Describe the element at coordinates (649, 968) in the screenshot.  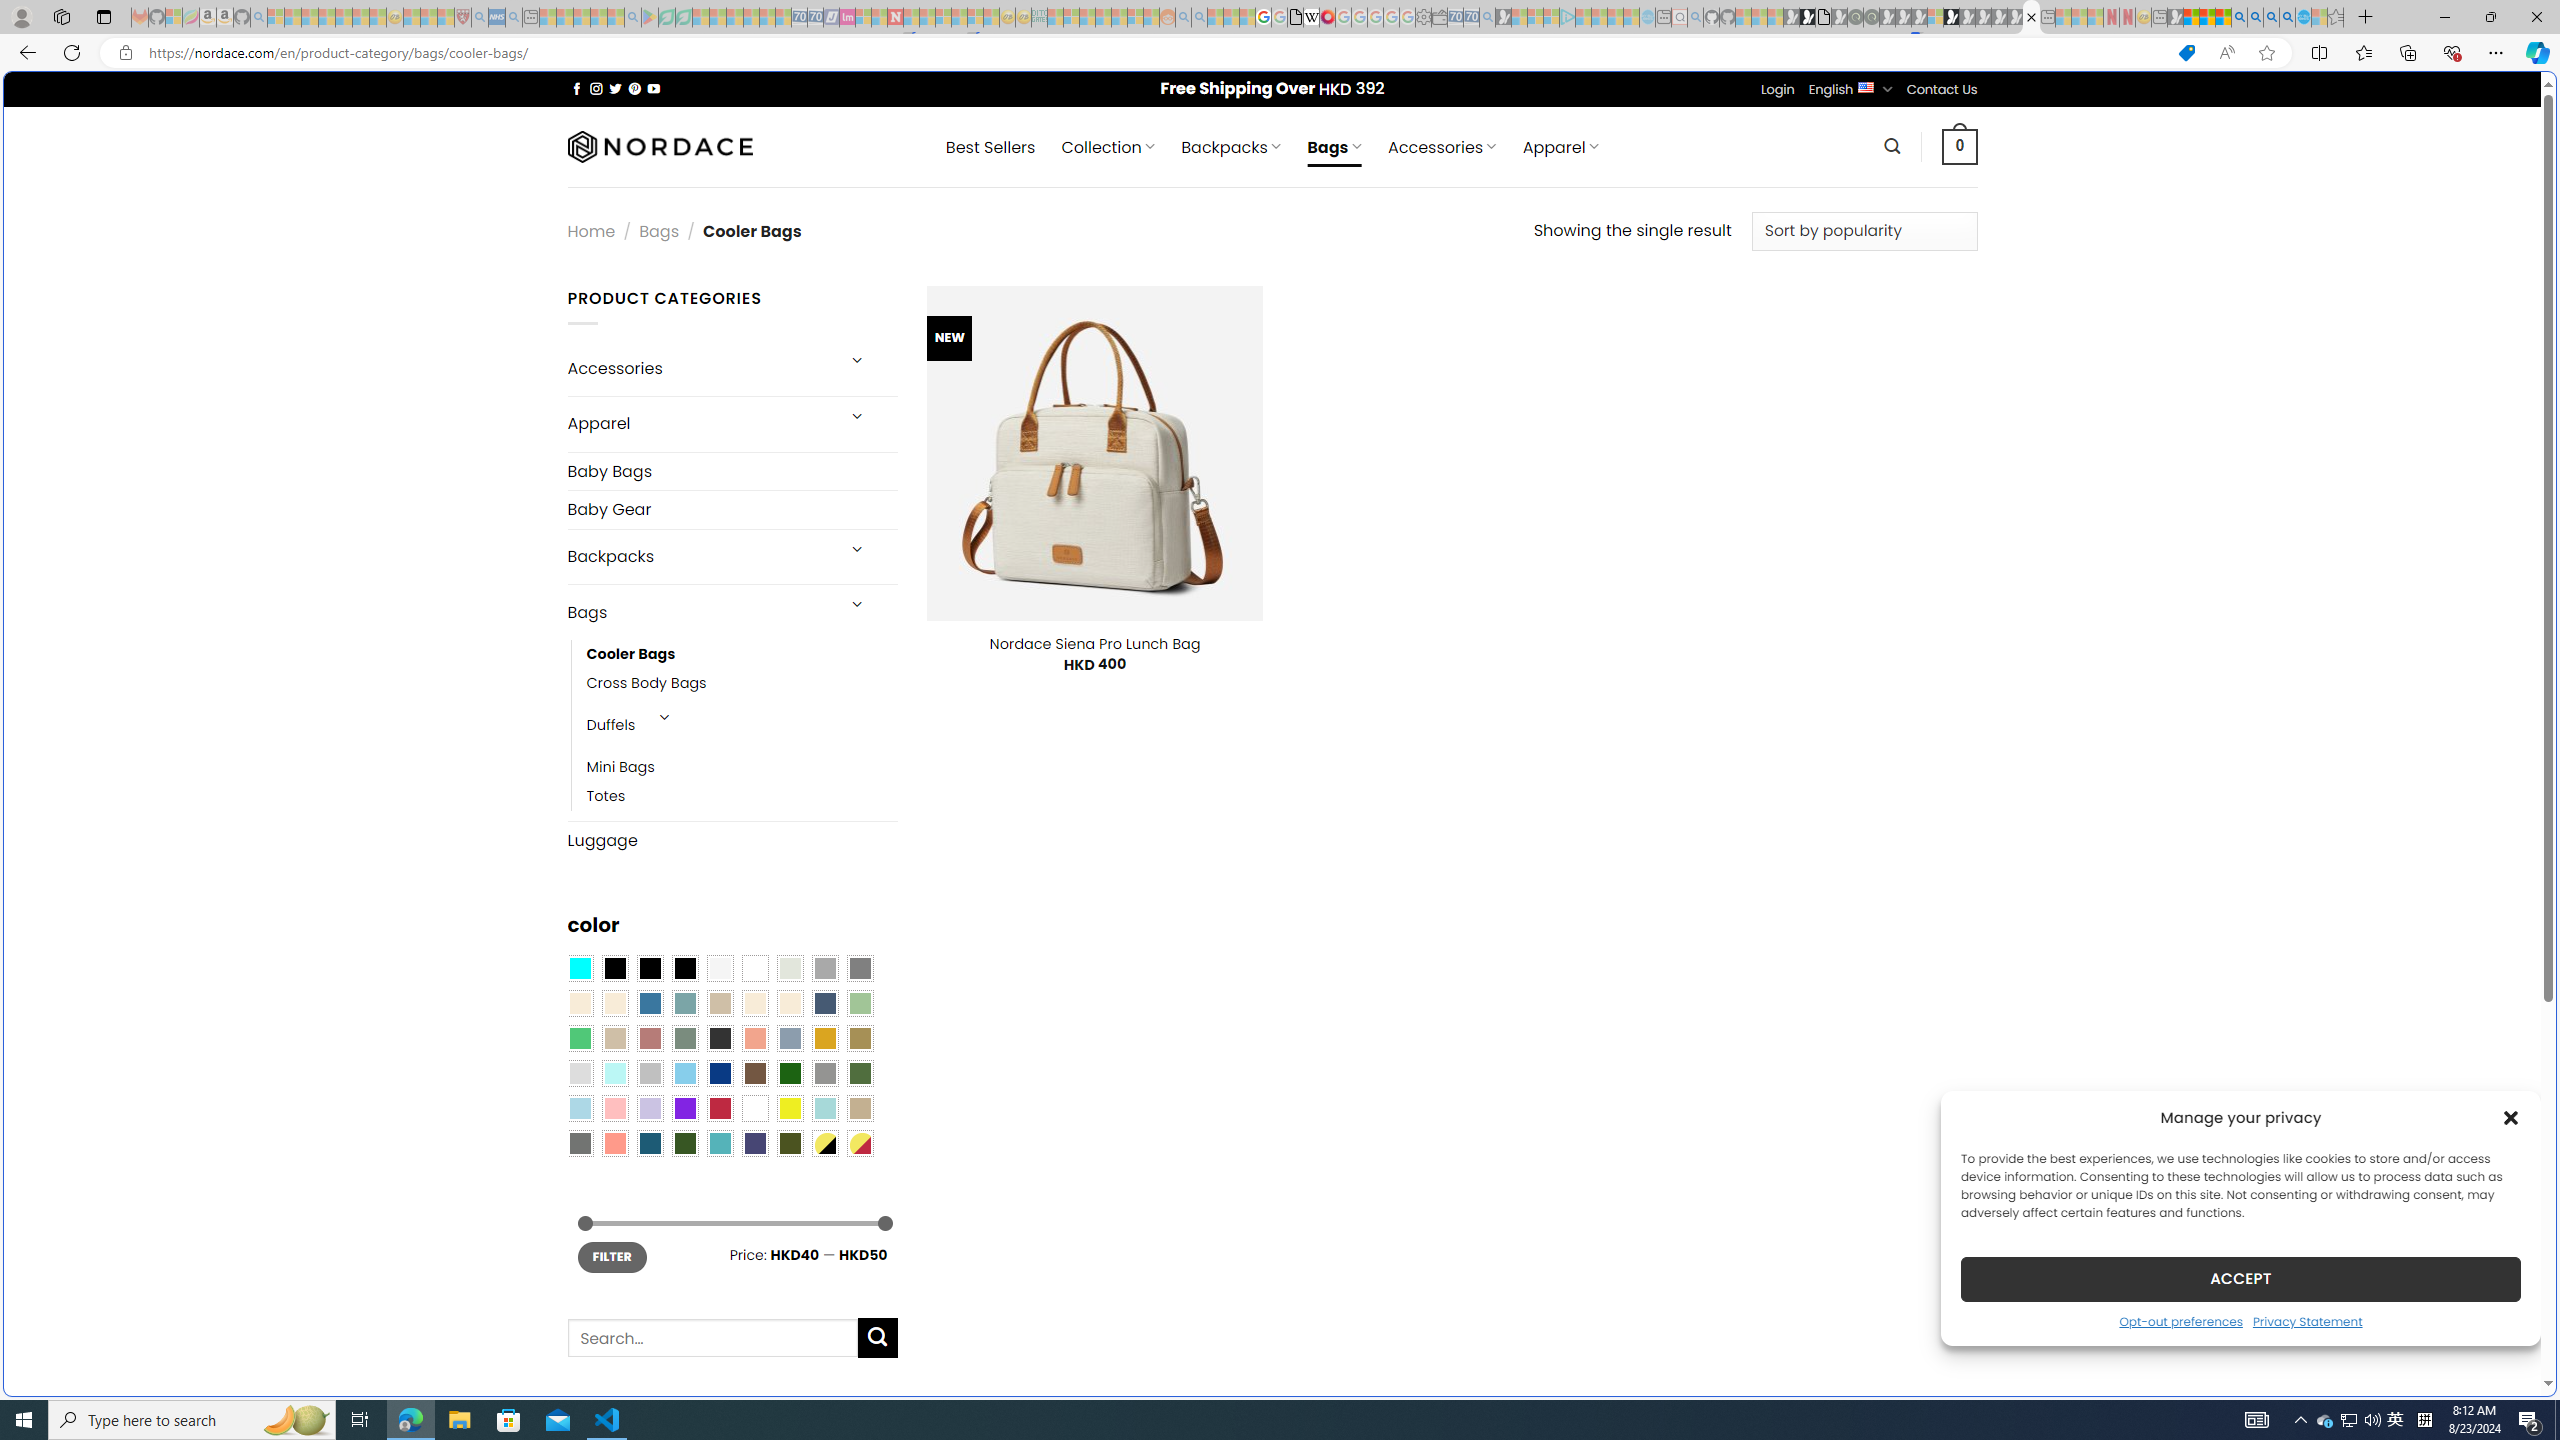
I see `'Black'` at that location.